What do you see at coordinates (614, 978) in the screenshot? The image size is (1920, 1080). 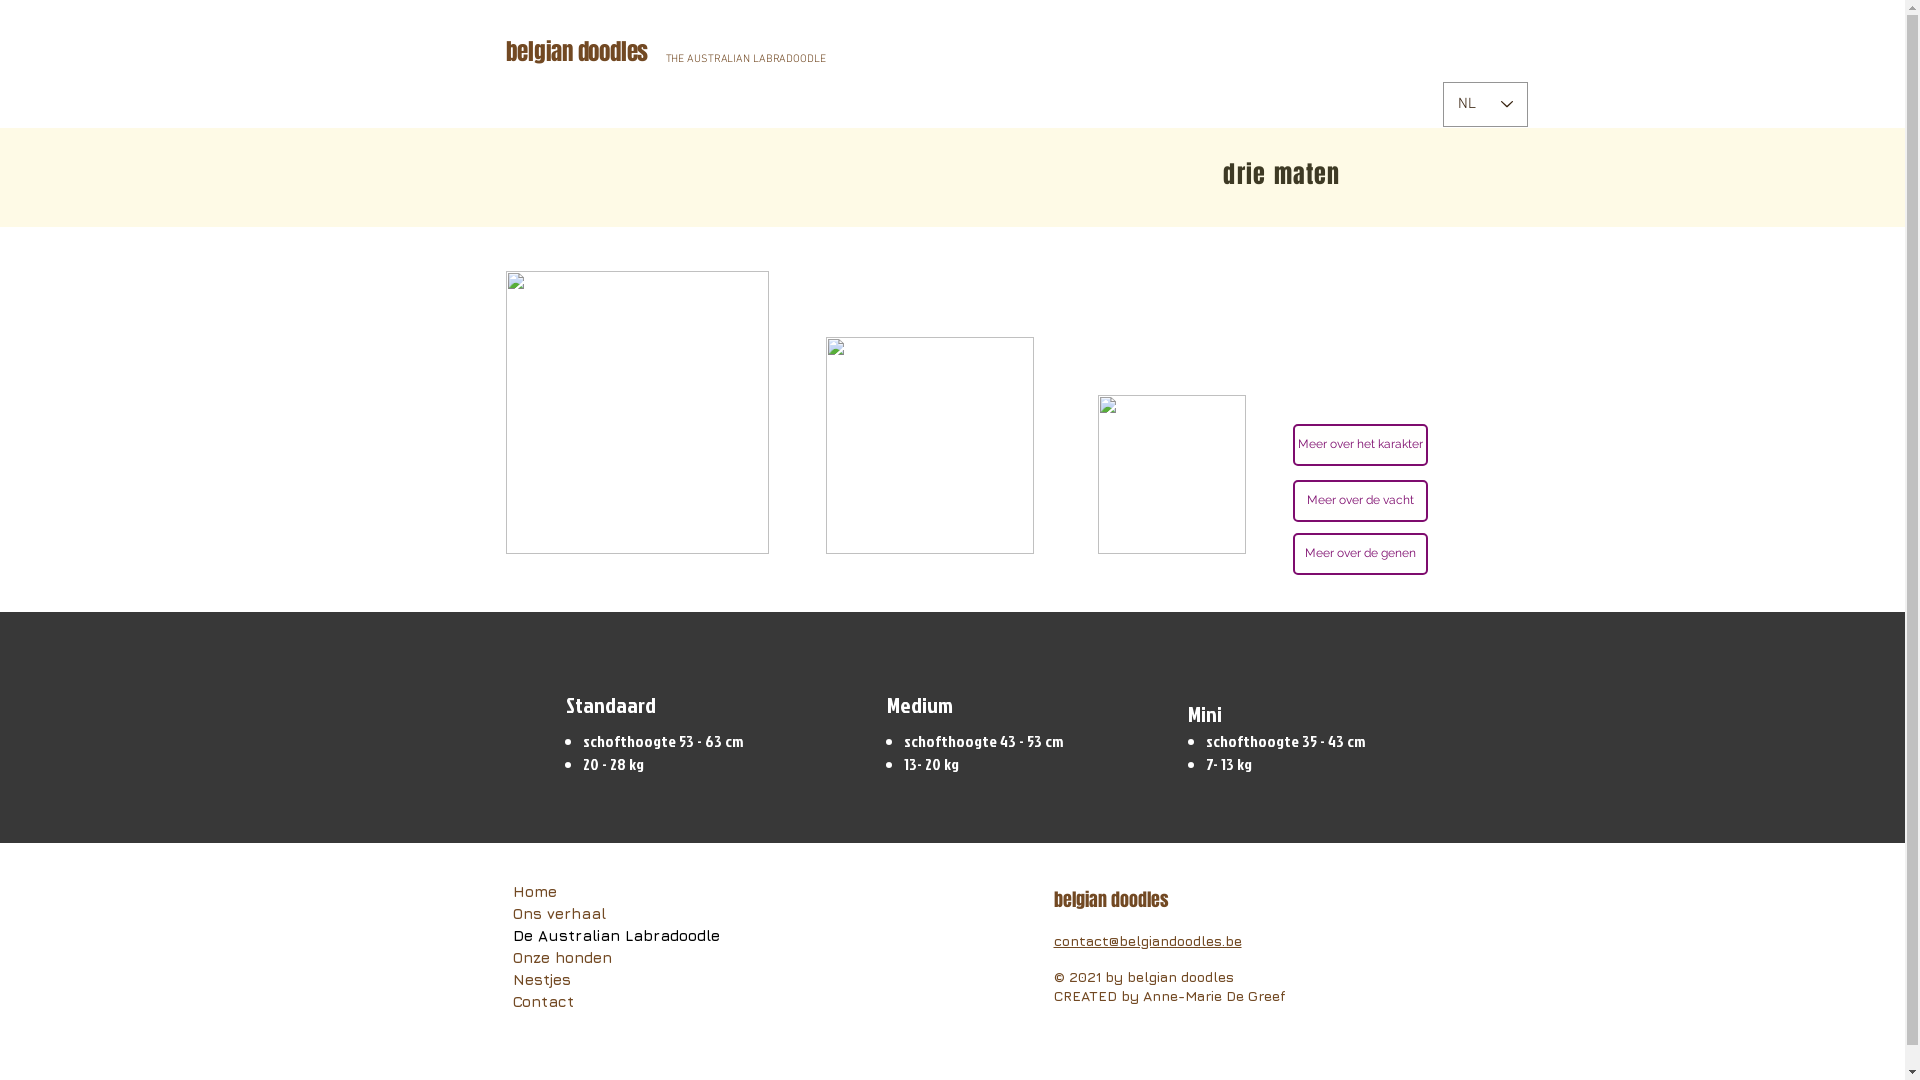 I see `'Nestjes'` at bounding box center [614, 978].